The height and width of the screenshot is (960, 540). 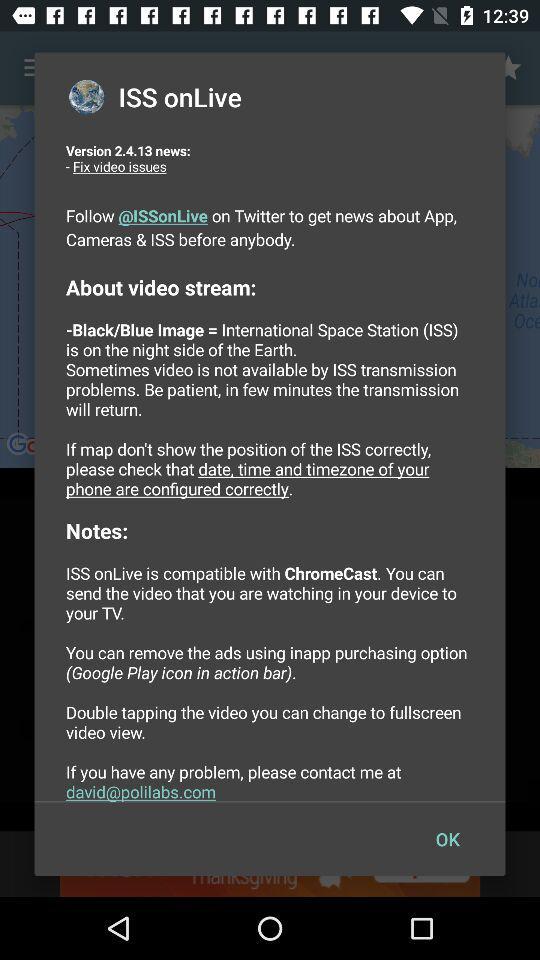 I want to click on the ok icon, so click(x=447, y=839).